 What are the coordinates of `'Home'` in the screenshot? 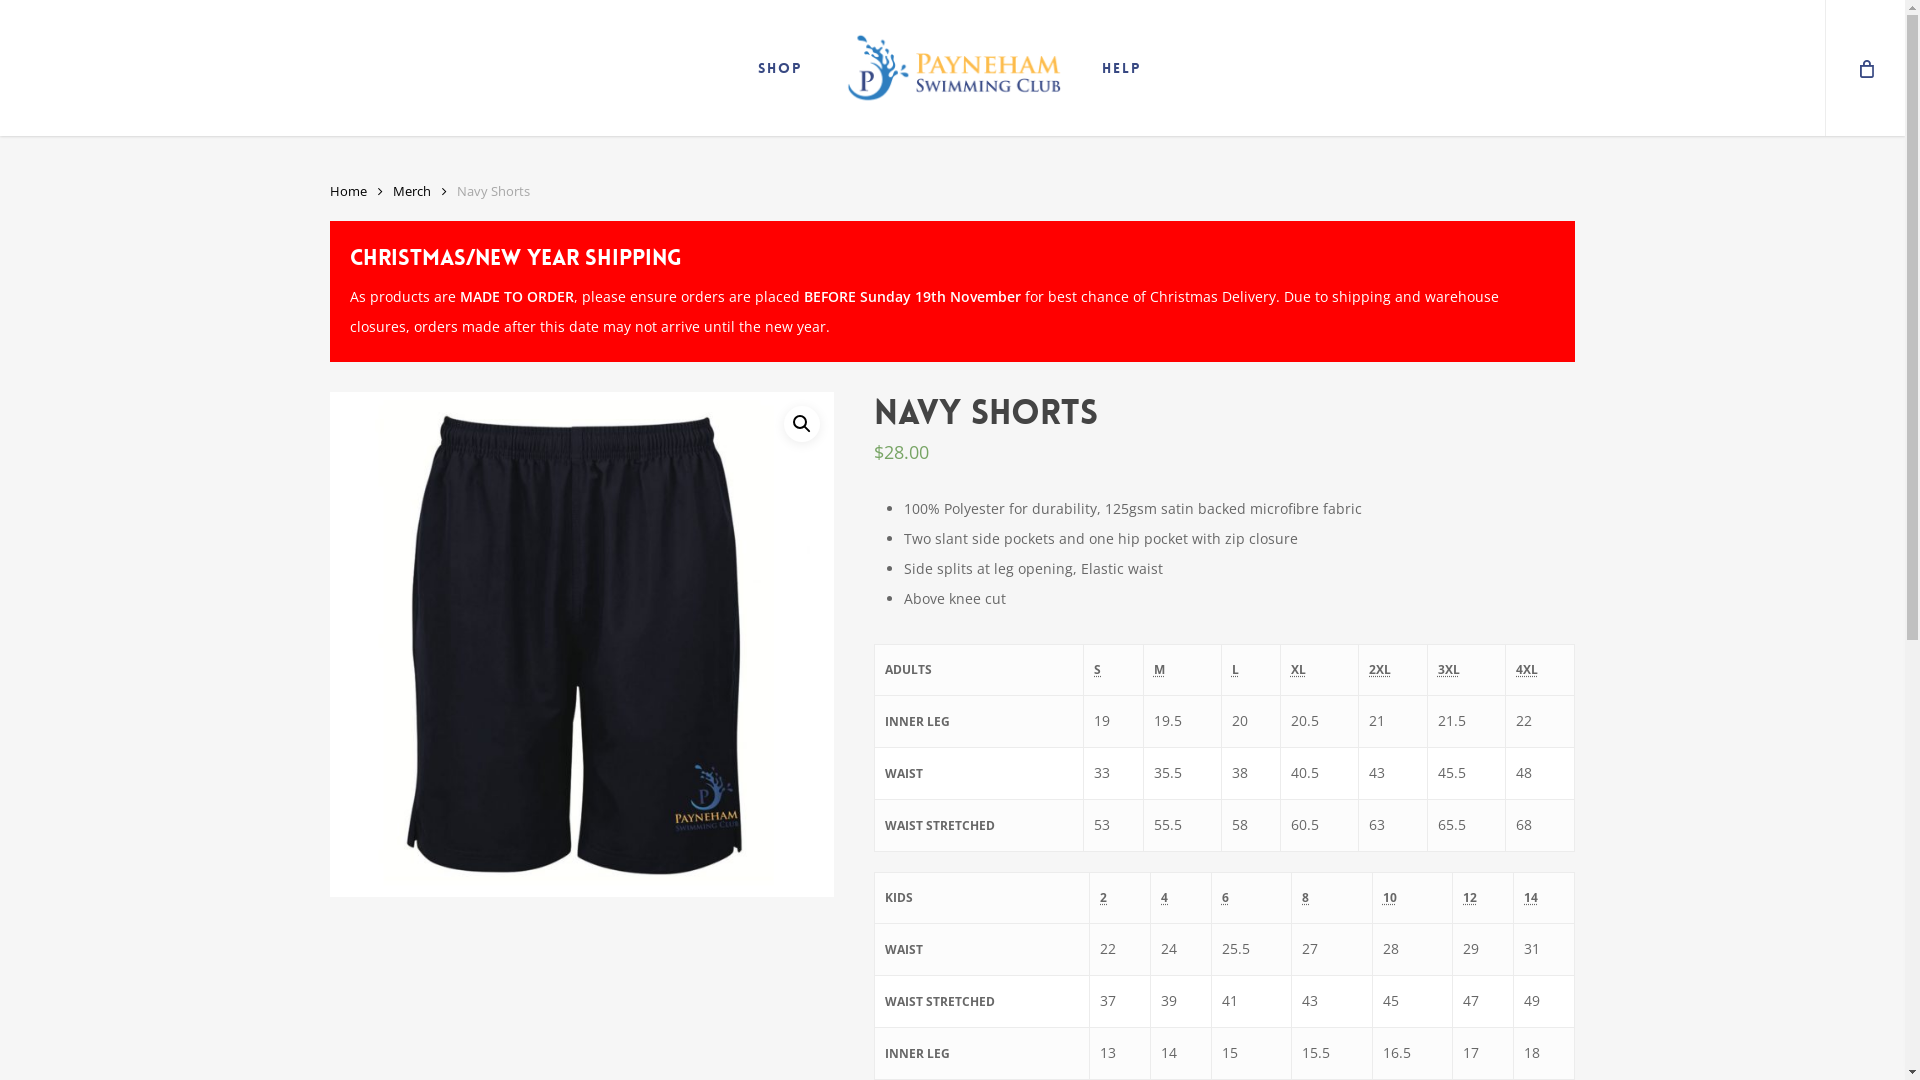 It's located at (348, 191).